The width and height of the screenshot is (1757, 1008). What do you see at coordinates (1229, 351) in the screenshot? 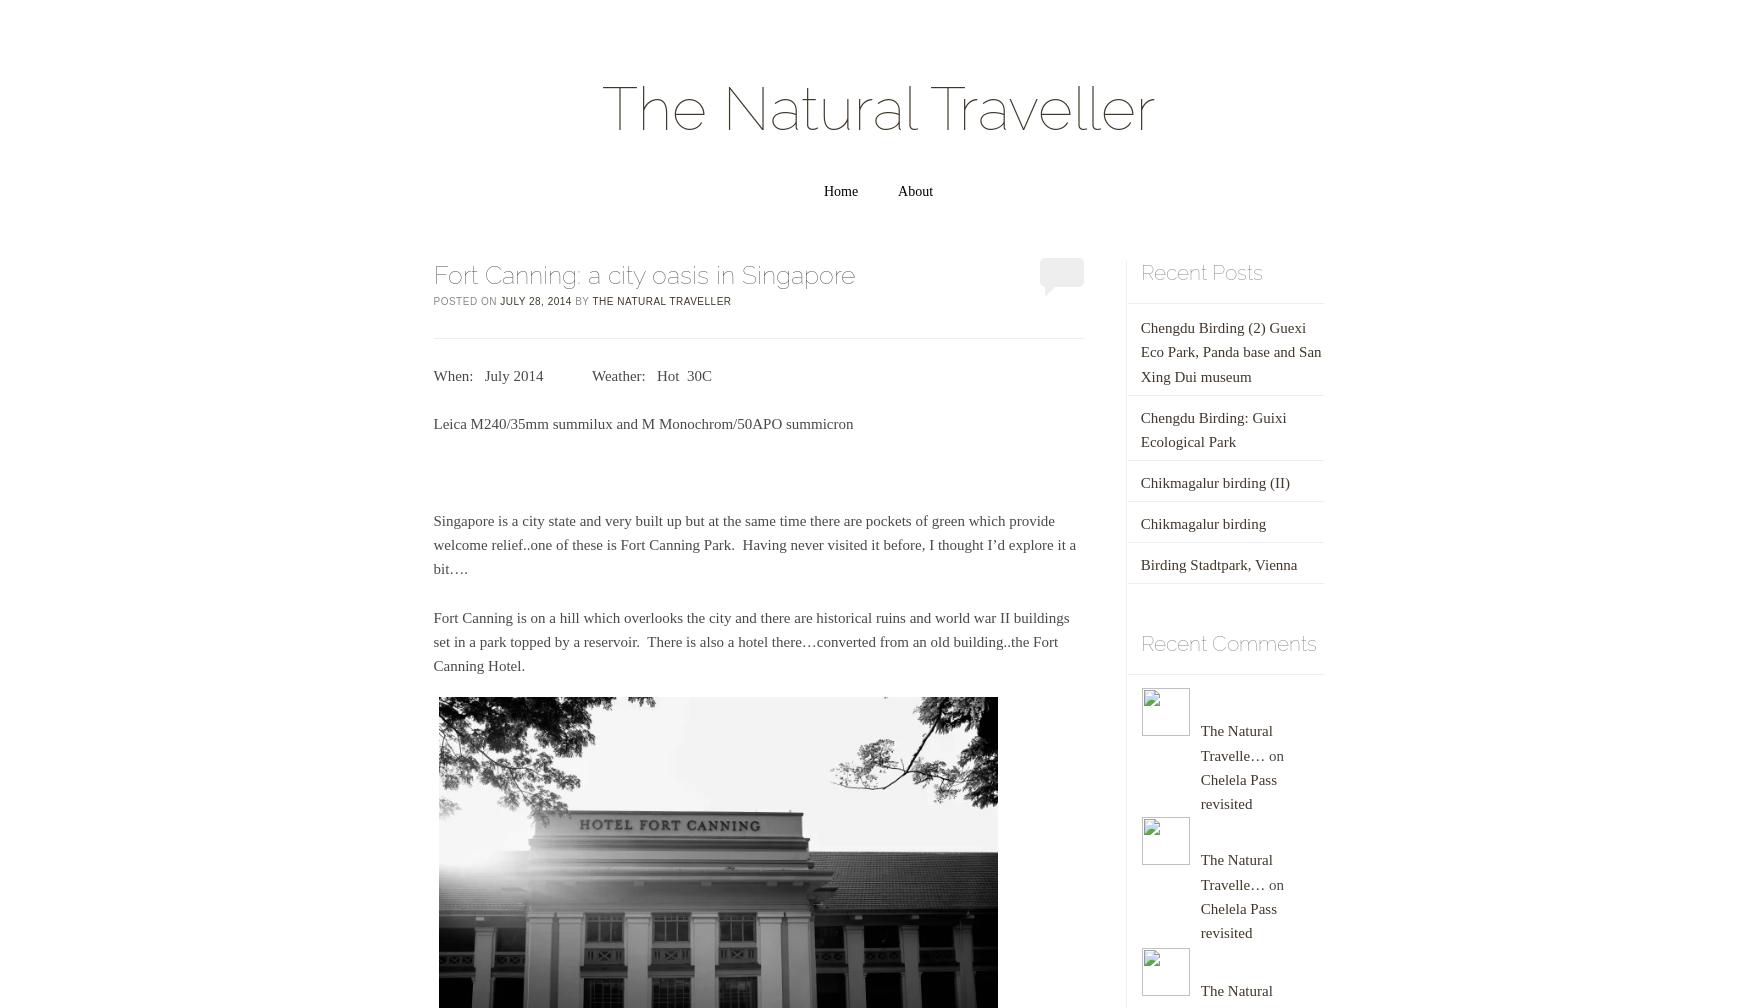
I see `'Chengdu Birding (2) Guexi Eco Park, Panda base and San Xing Dui museum'` at bounding box center [1229, 351].